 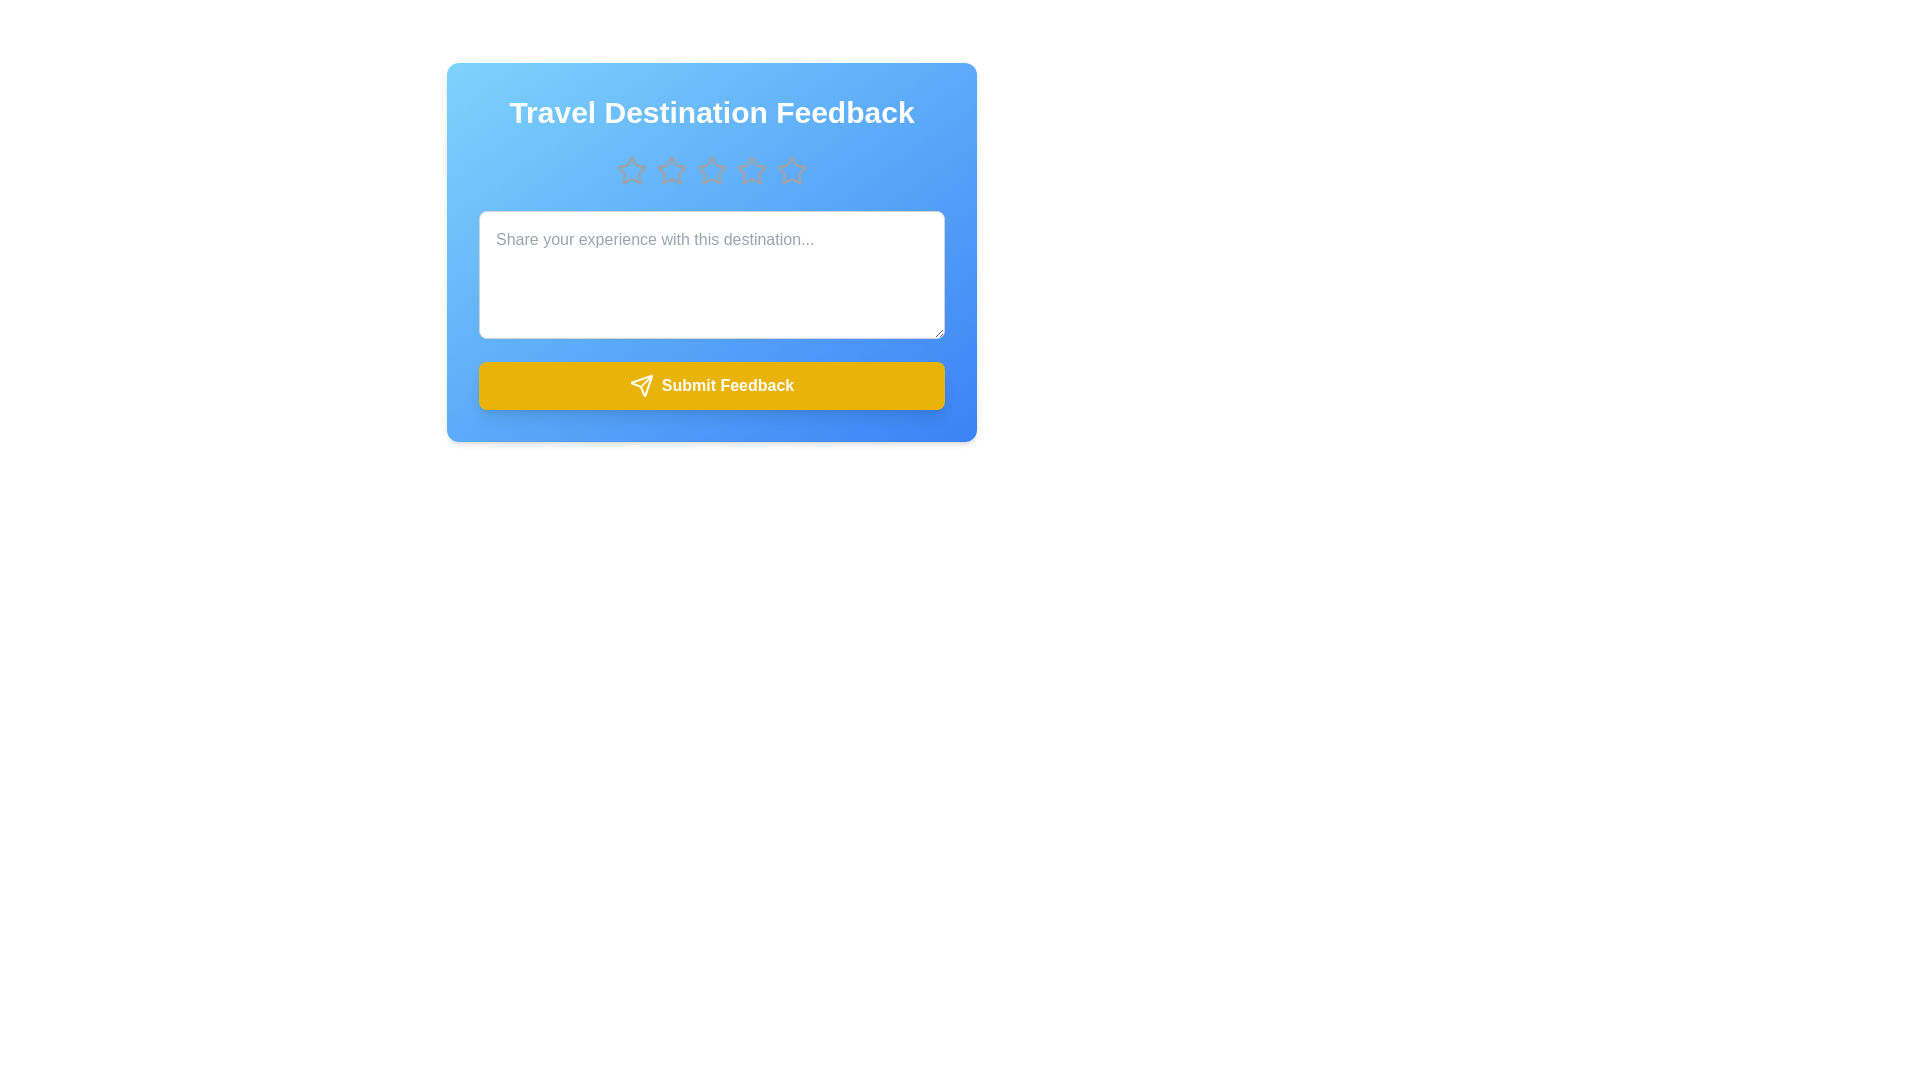 What do you see at coordinates (672, 169) in the screenshot?
I see `the star corresponding to 2 to preview the rating` at bounding box center [672, 169].